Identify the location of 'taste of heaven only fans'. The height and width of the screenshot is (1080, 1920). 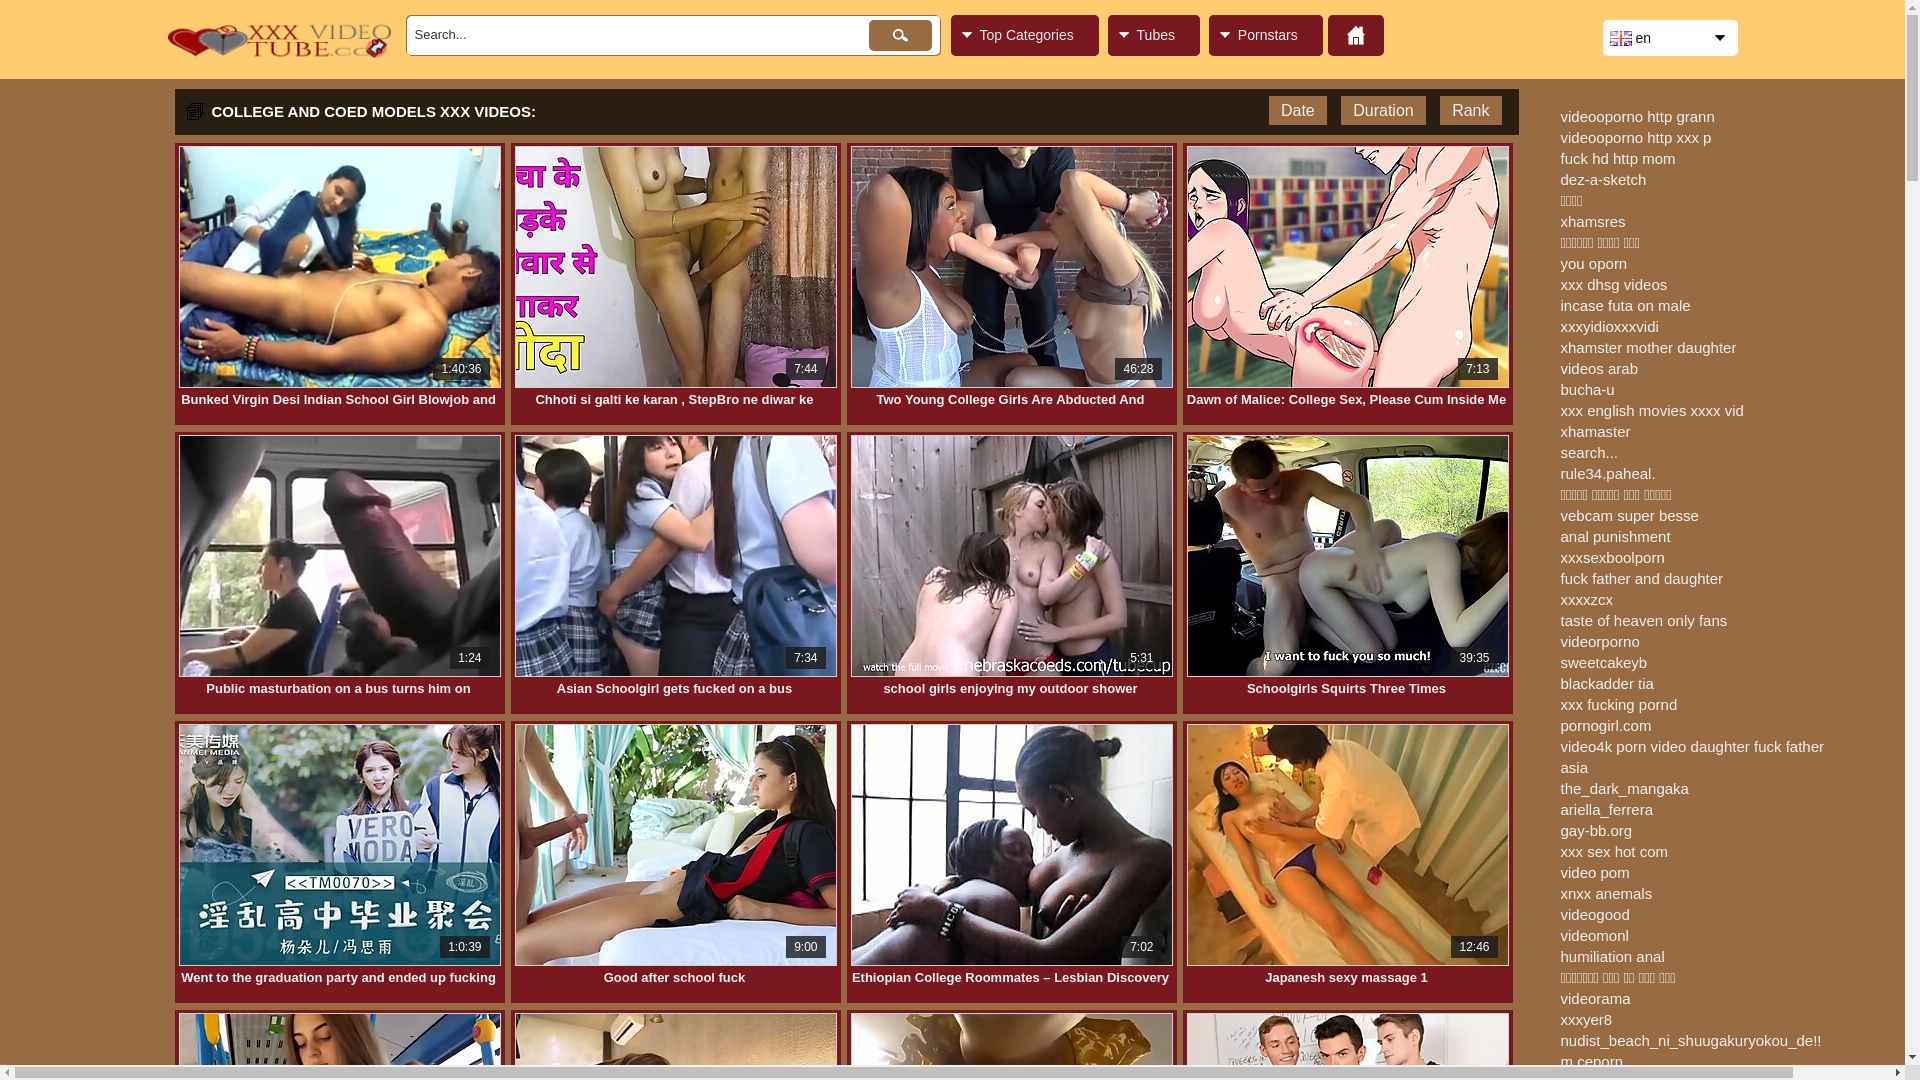
(1643, 619).